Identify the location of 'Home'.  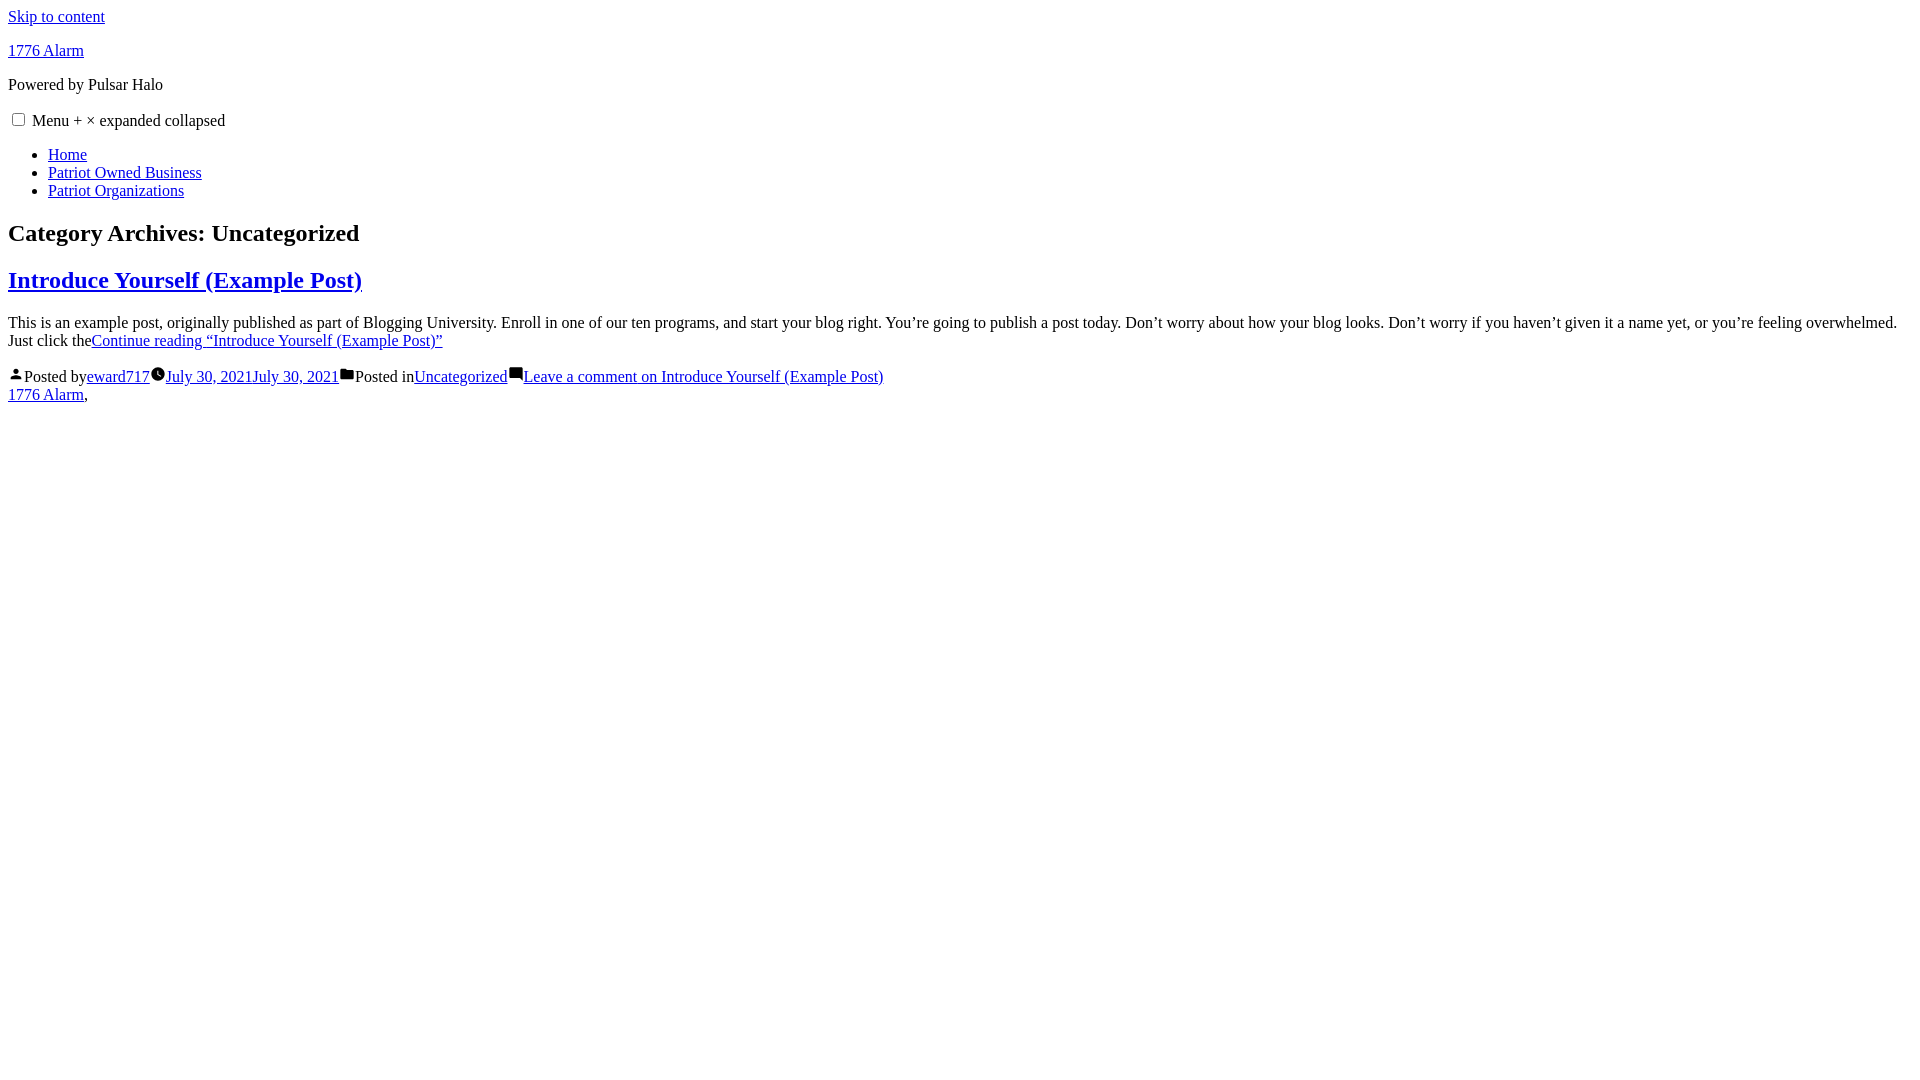
(67, 153).